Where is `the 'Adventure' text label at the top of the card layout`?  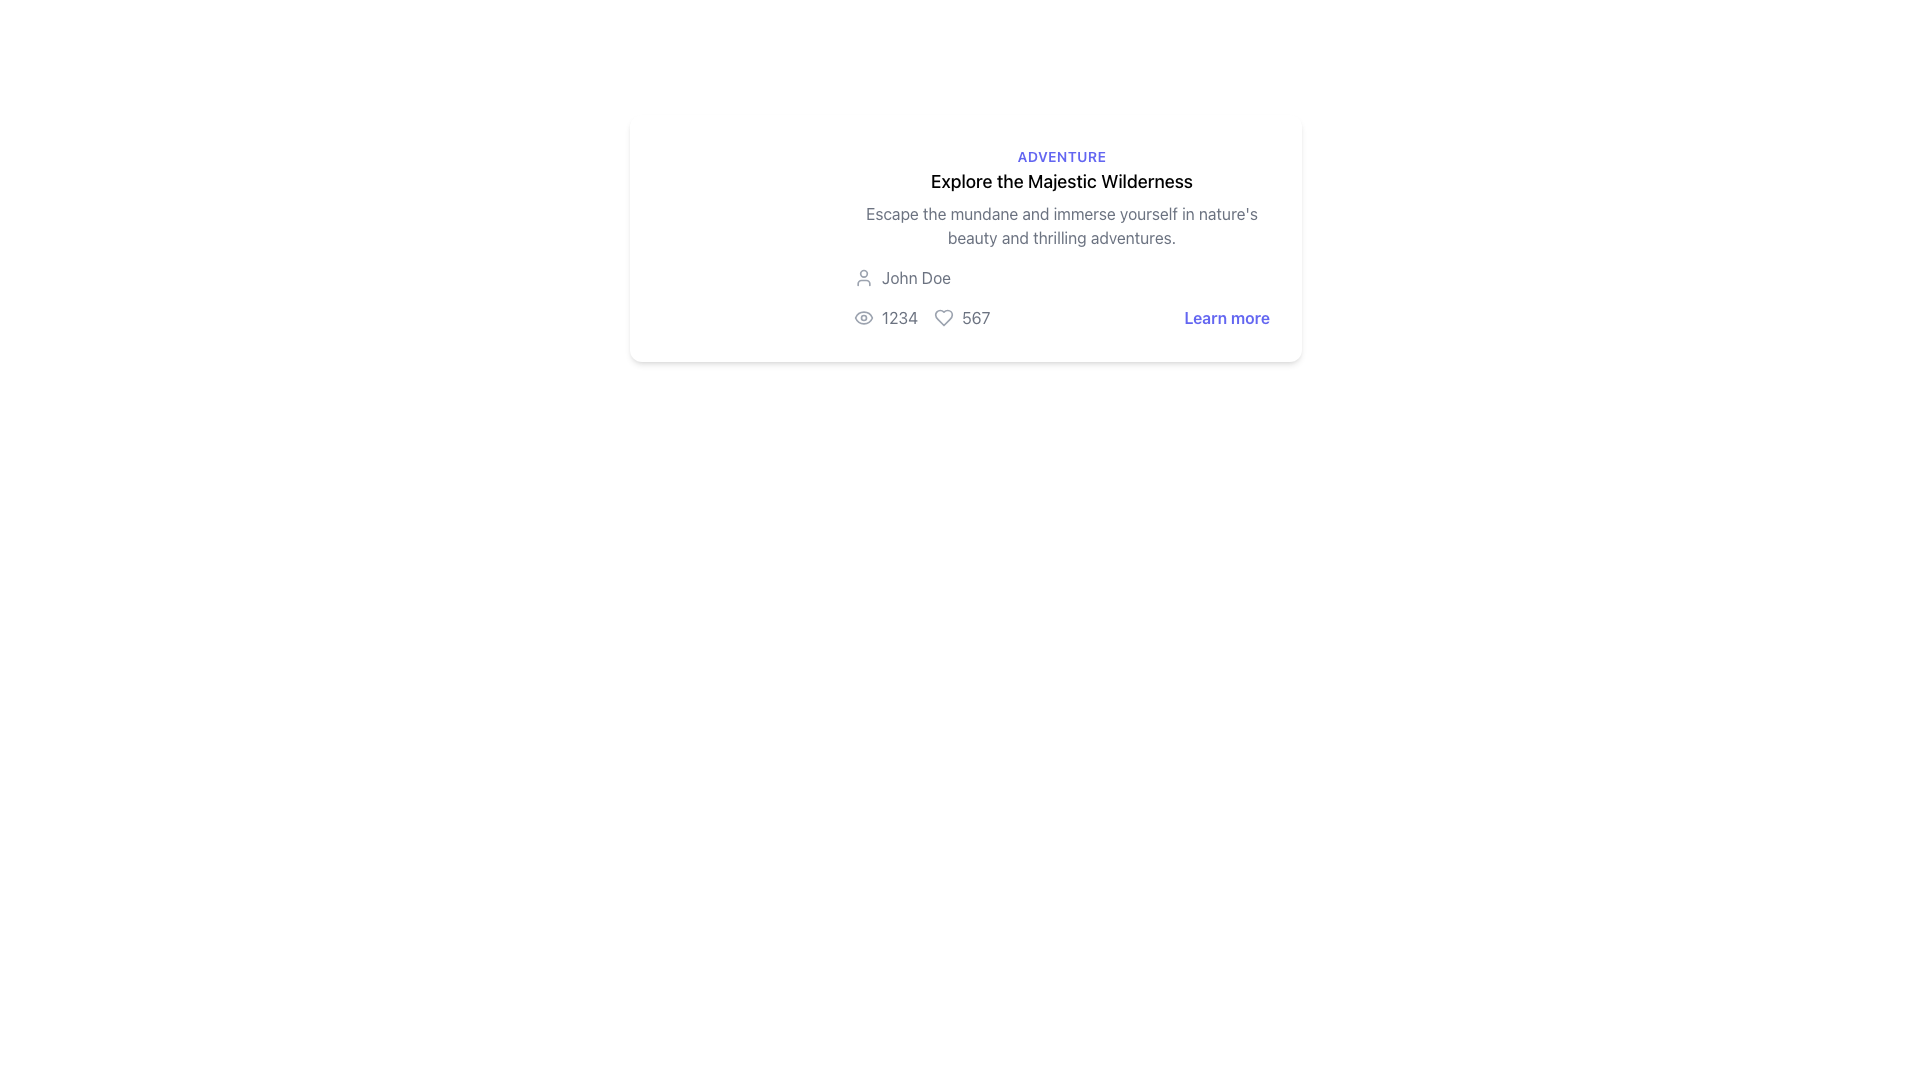 the 'Adventure' text label at the top of the card layout is located at coordinates (1060, 156).